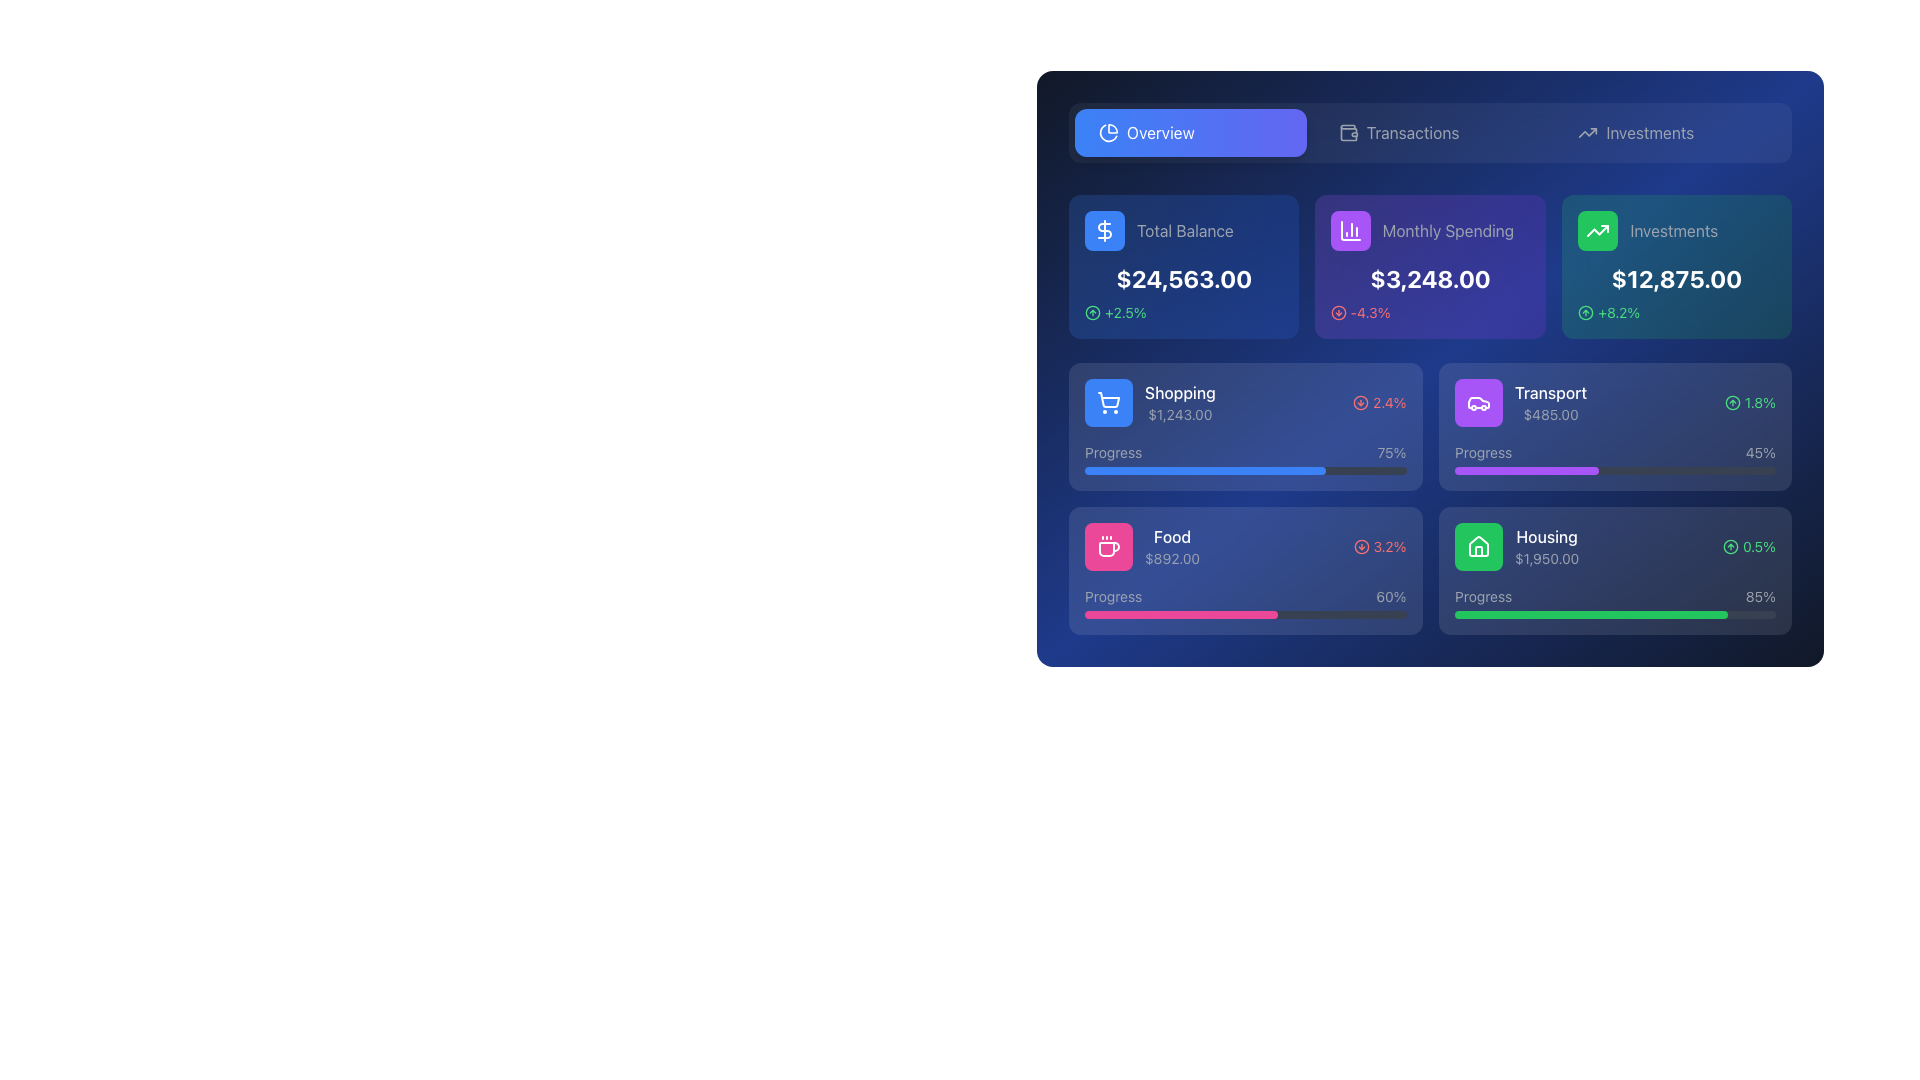 The image size is (1920, 1080). I want to click on the coffee cup icon with a white appearance against a pink circular background, located in the second column of the second row of the grid layout, so click(1107, 547).